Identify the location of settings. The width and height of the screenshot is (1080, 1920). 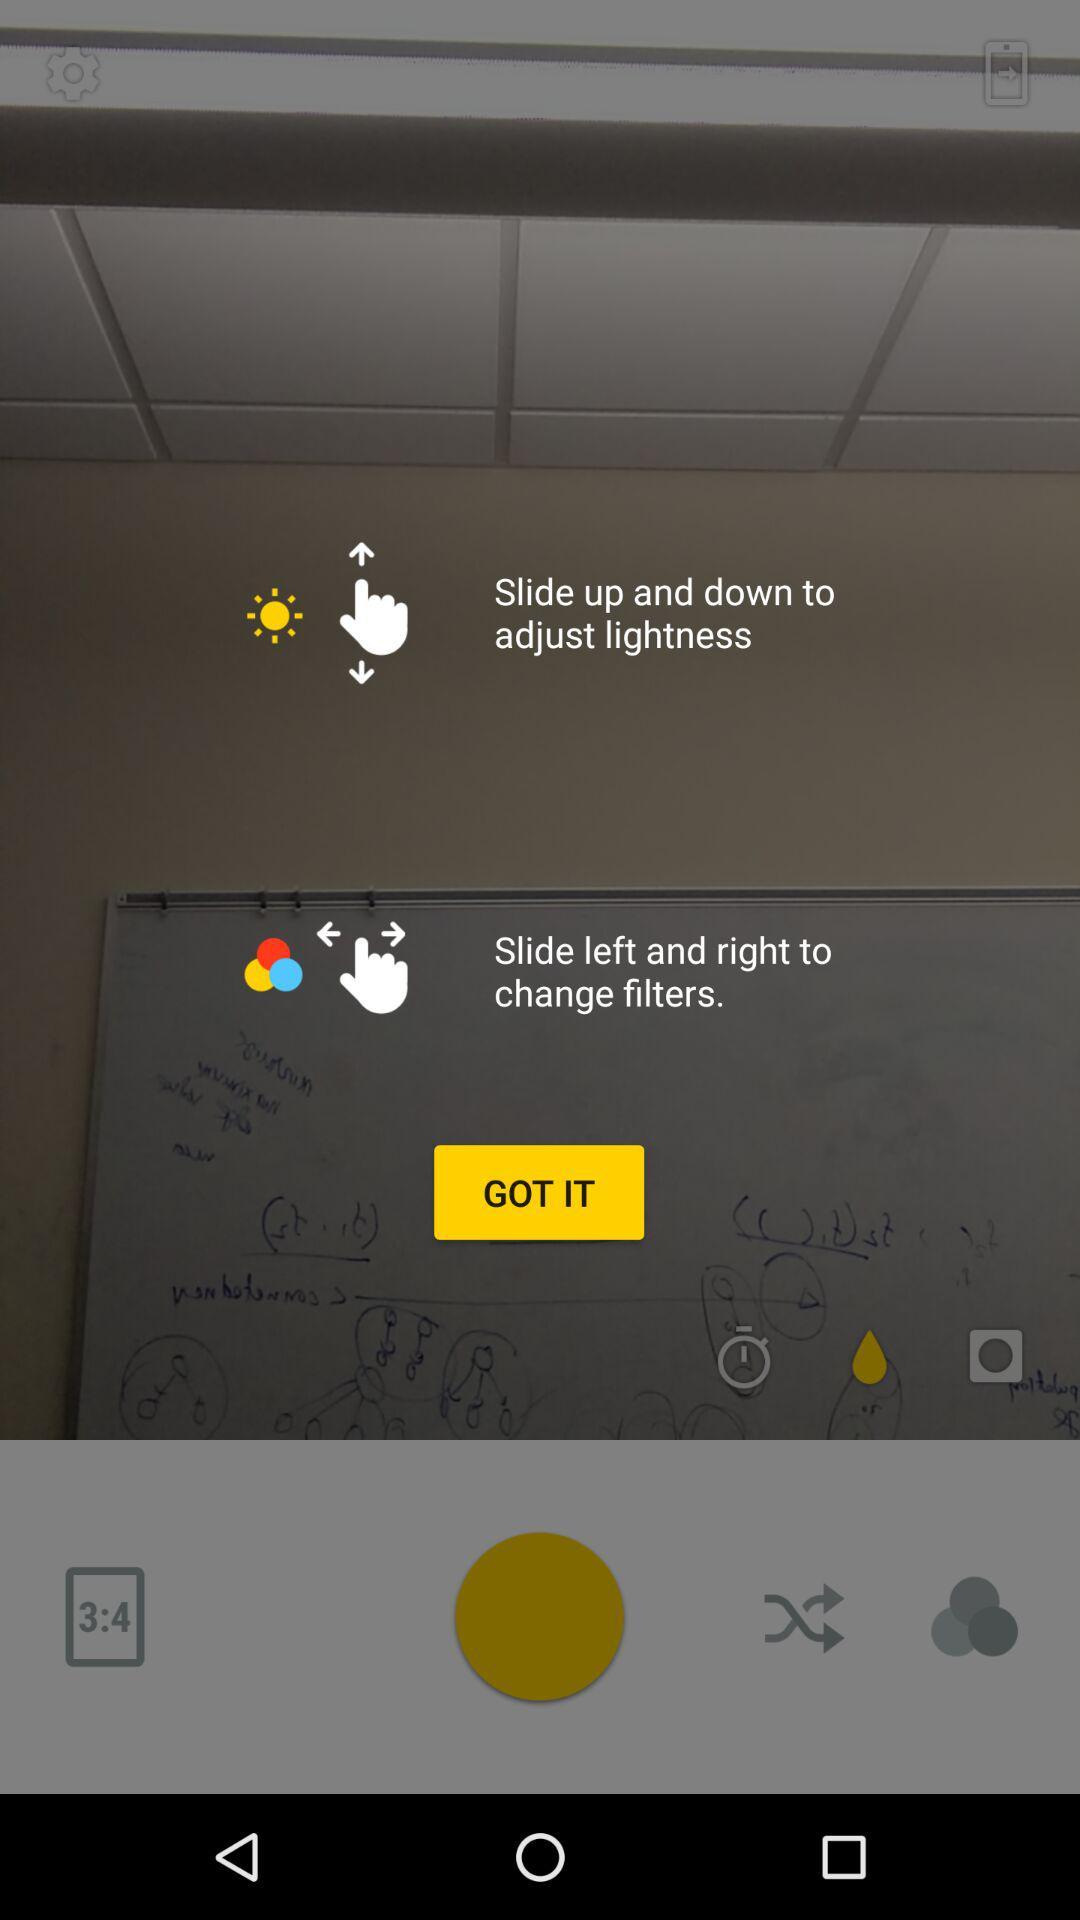
(72, 73).